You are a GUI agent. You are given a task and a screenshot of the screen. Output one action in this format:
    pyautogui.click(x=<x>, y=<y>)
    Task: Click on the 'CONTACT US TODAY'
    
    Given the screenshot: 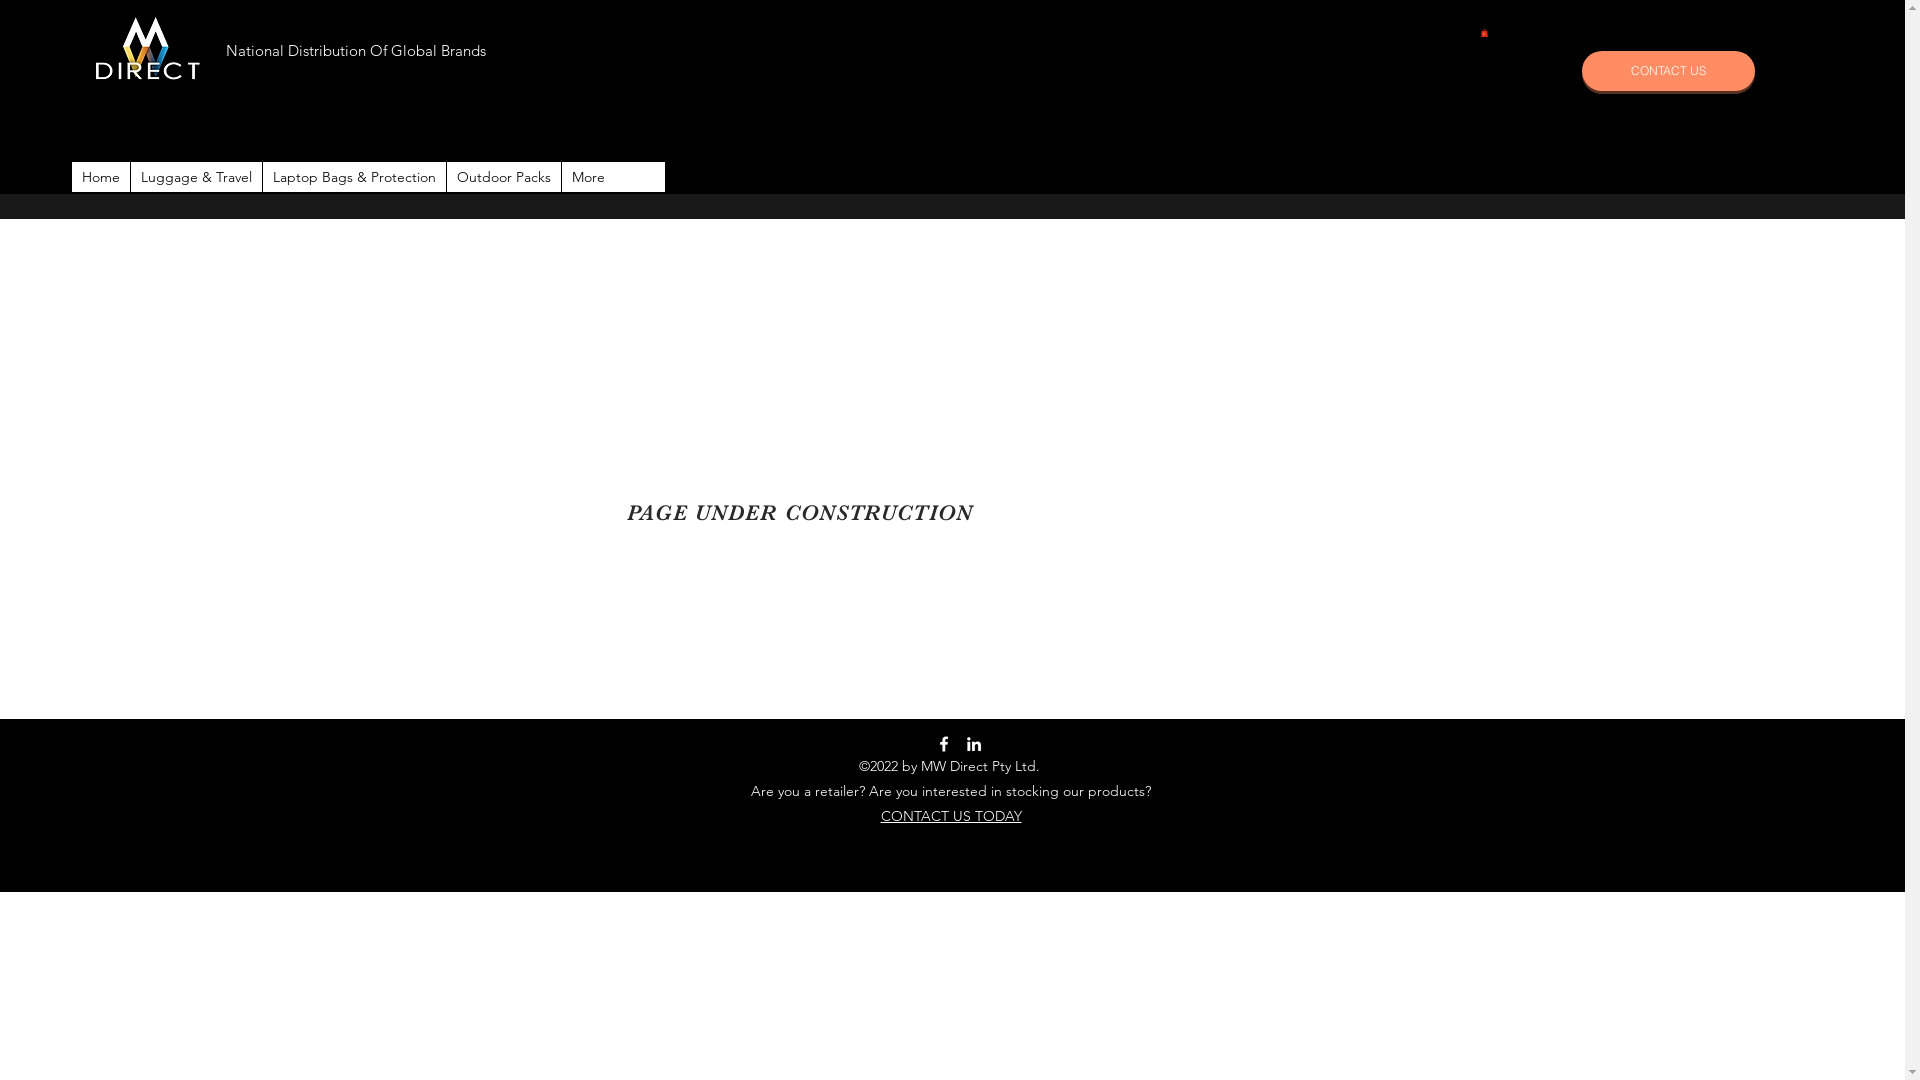 What is the action you would take?
    pyautogui.click(x=949, y=816)
    